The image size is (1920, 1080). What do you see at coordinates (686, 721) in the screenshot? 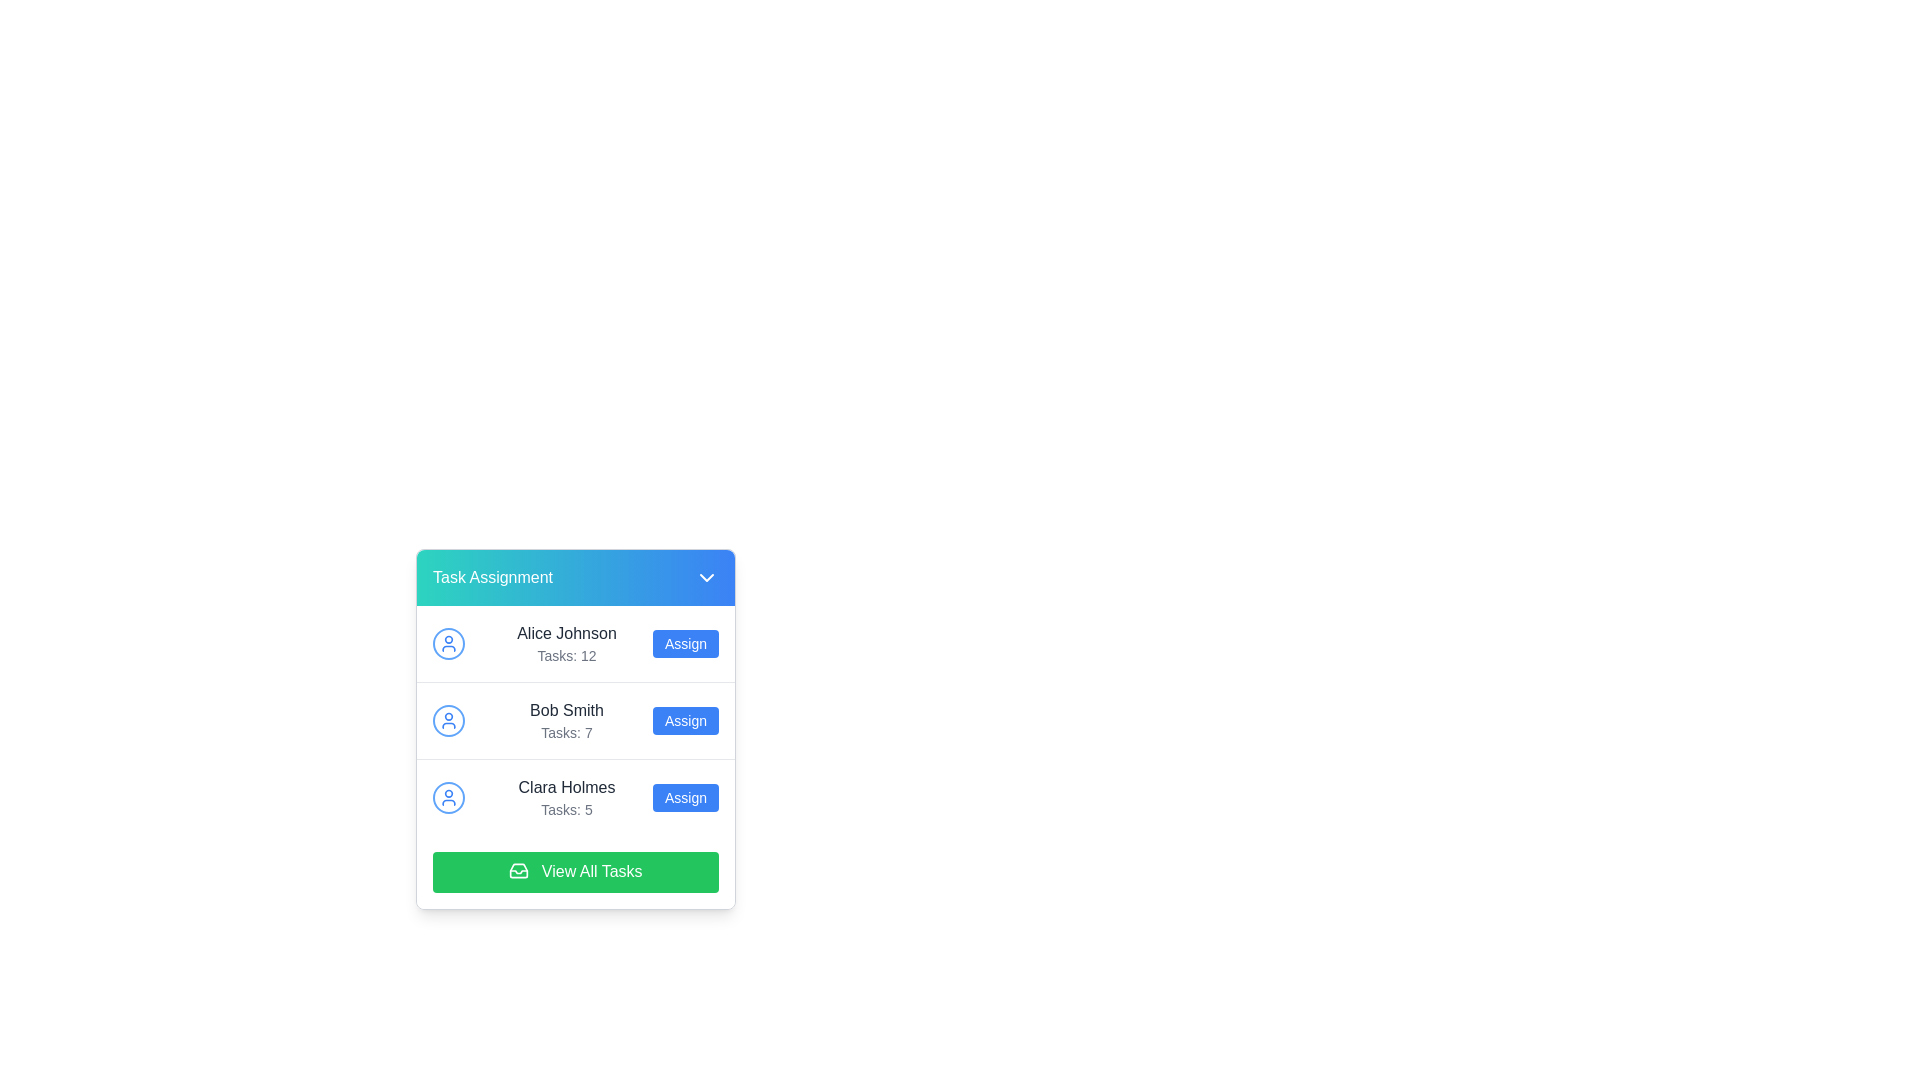
I see `the 'Assign' button, which has a blue background and white text, located to the right of user 'Bob Smith' and their task count 'Tasks: 7'` at bounding box center [686, 721].